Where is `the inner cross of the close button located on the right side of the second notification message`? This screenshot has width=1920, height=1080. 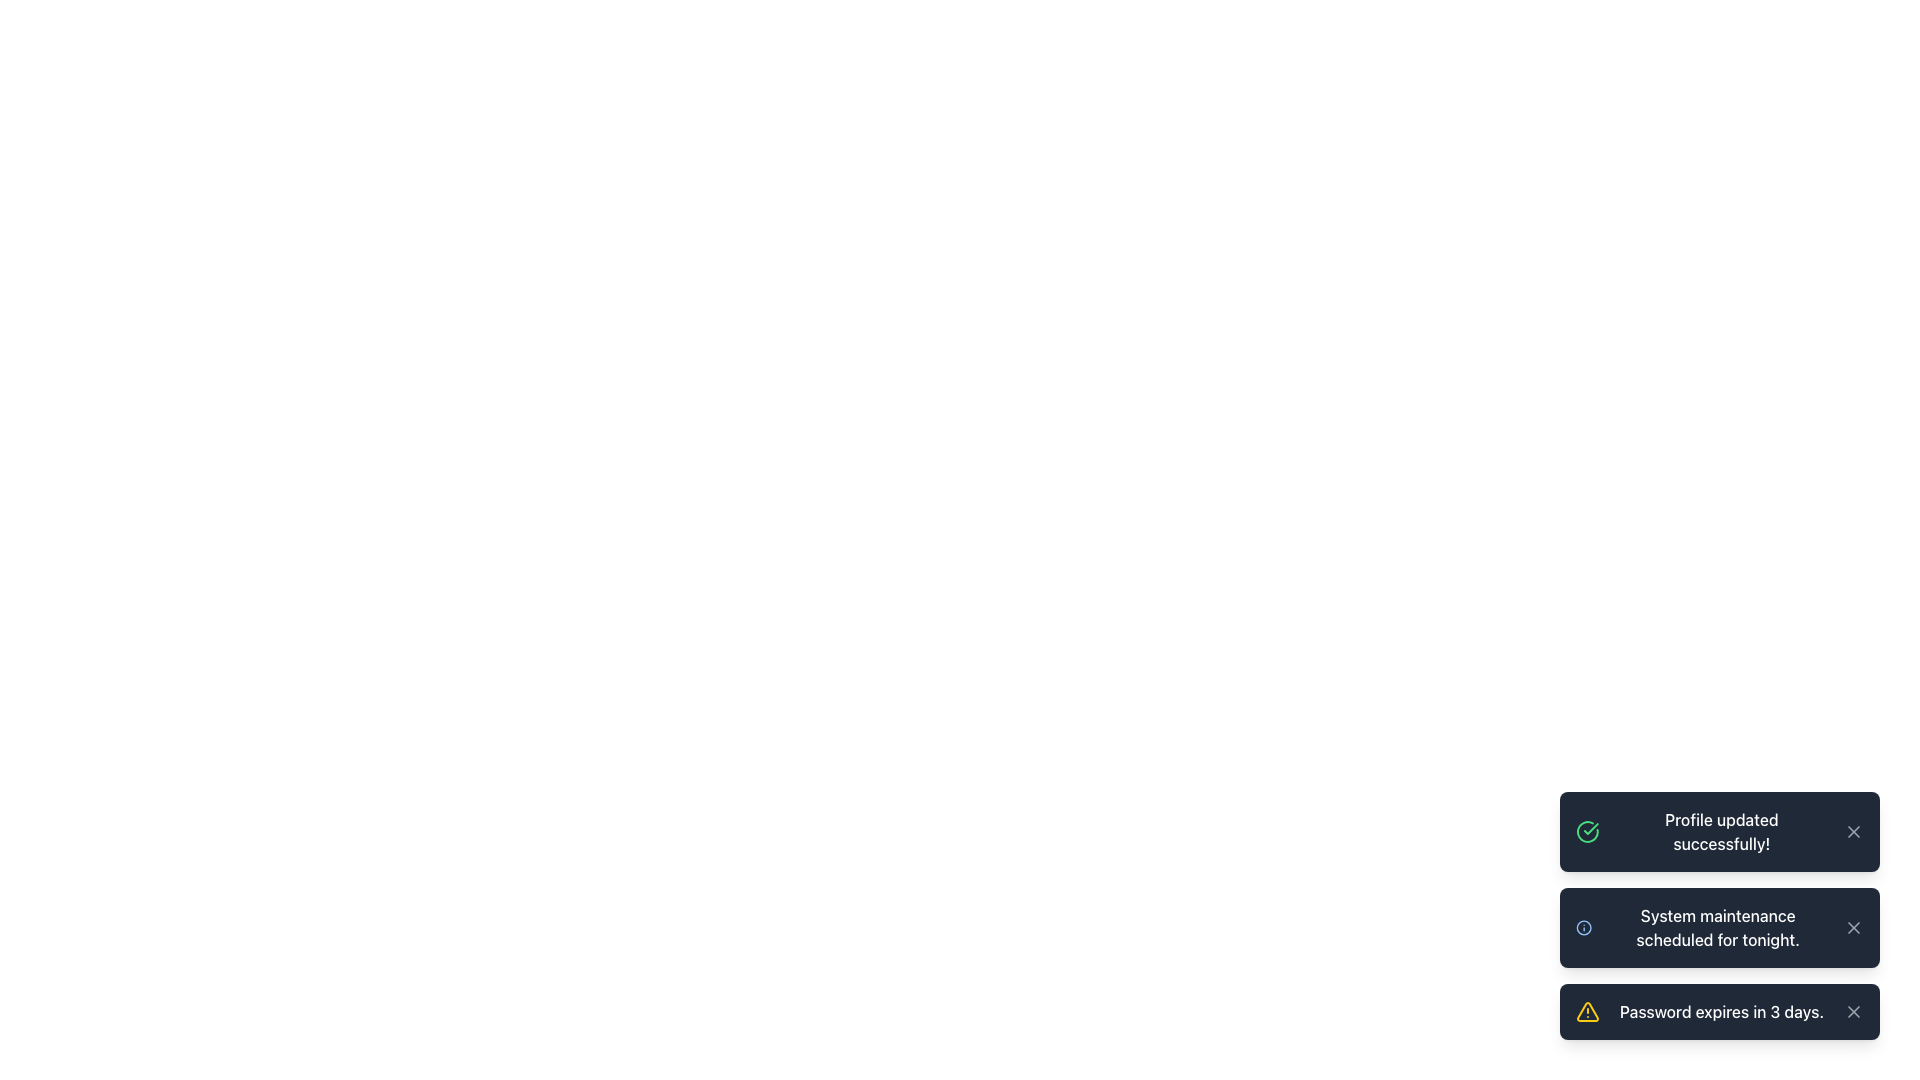 the inner cross of the close button located on the right side of the second notification message is located at coordinates (1852, 928).